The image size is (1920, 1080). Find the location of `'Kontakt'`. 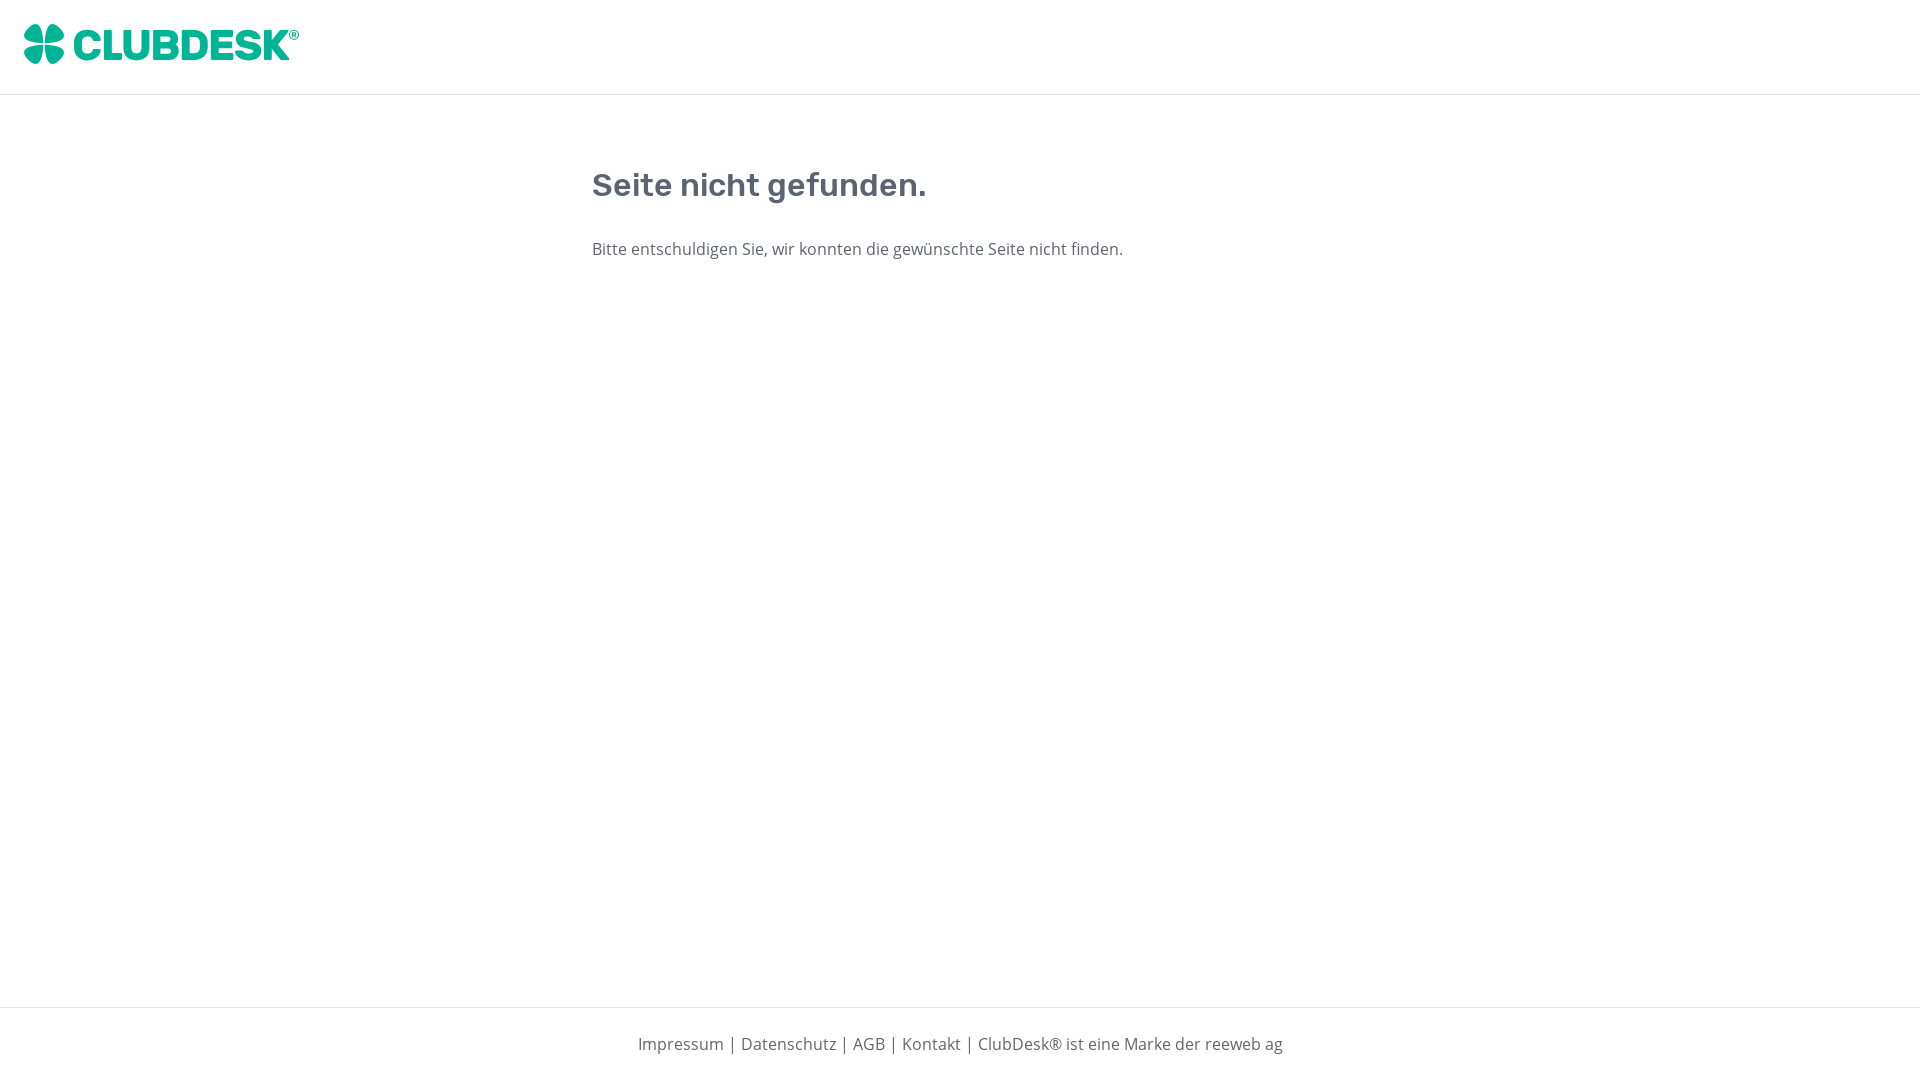

'Kontakt' is located at coordinates (930, 1043).